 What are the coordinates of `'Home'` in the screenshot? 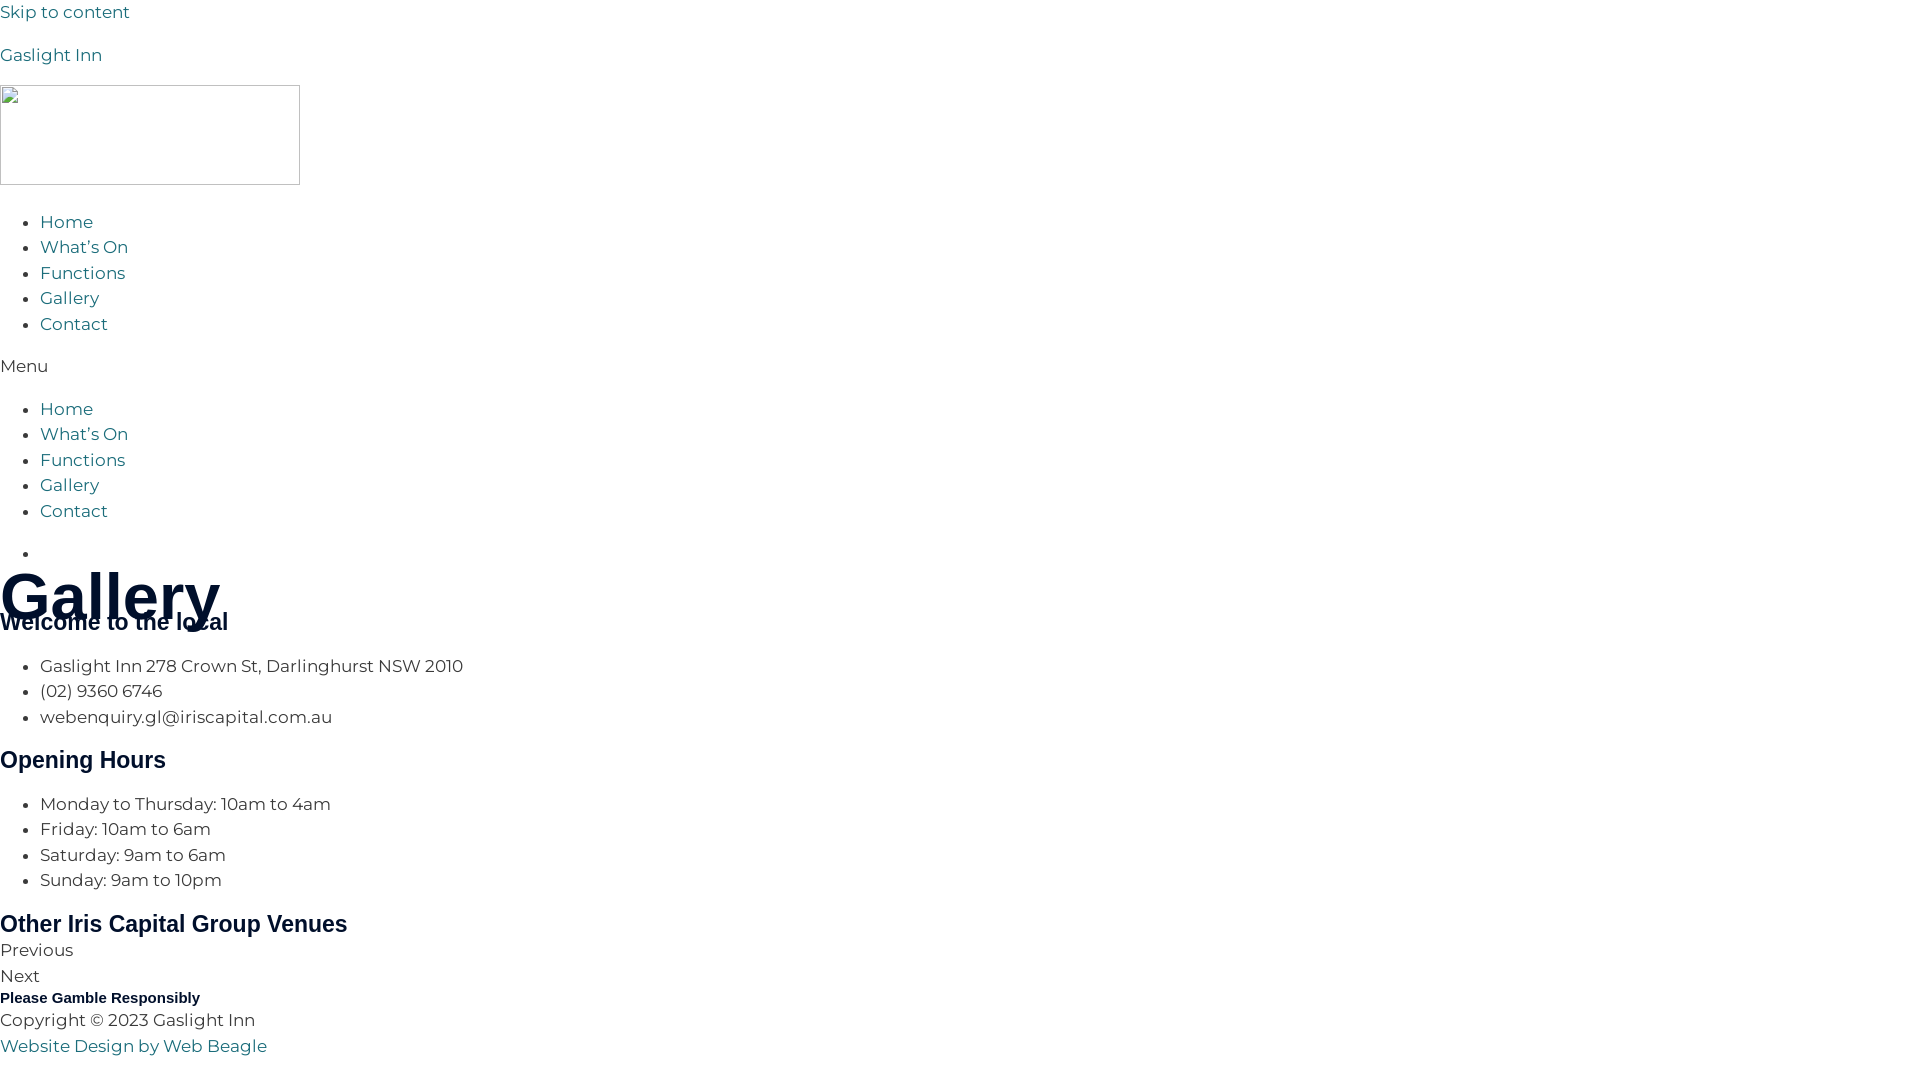 It's located at (66, 222).